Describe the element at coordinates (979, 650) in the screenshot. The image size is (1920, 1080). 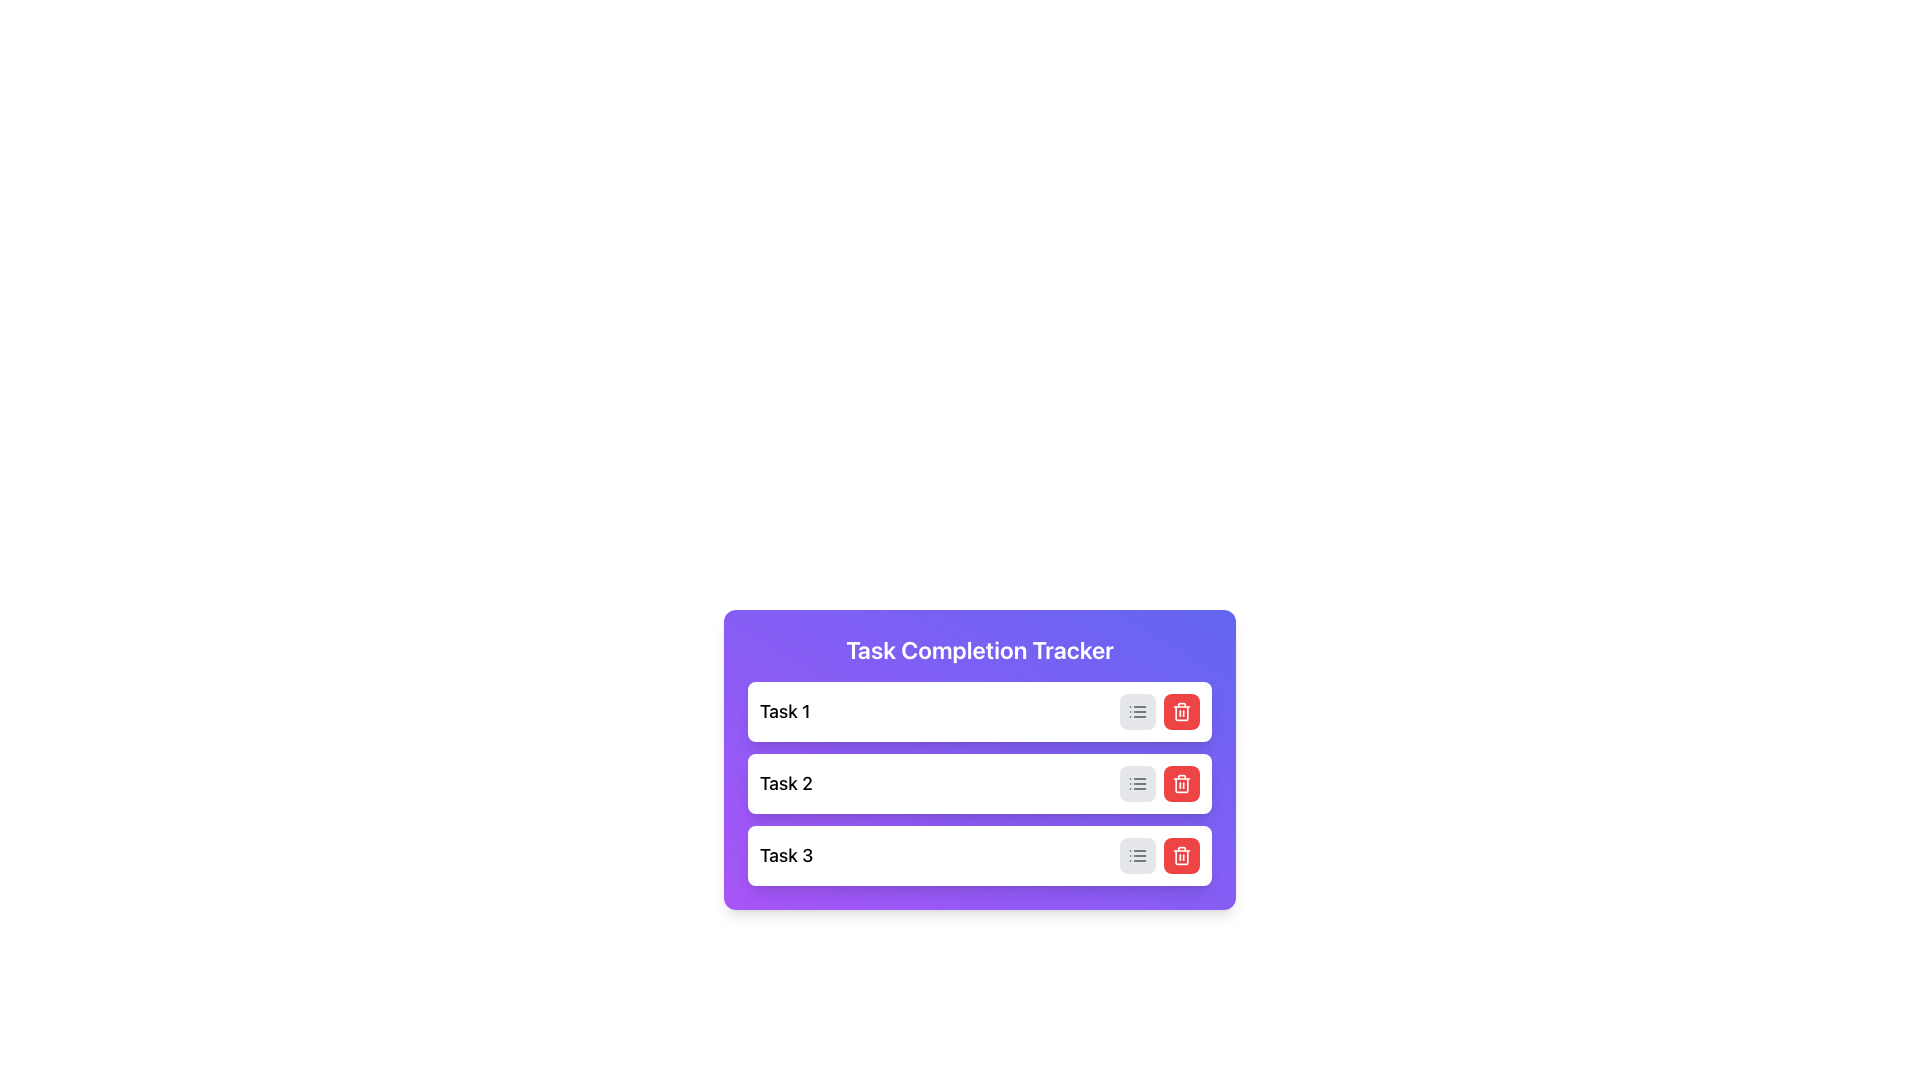
I see `the static text header indicating the context for tracking task completion, located at the top of the card-like section` at that location.